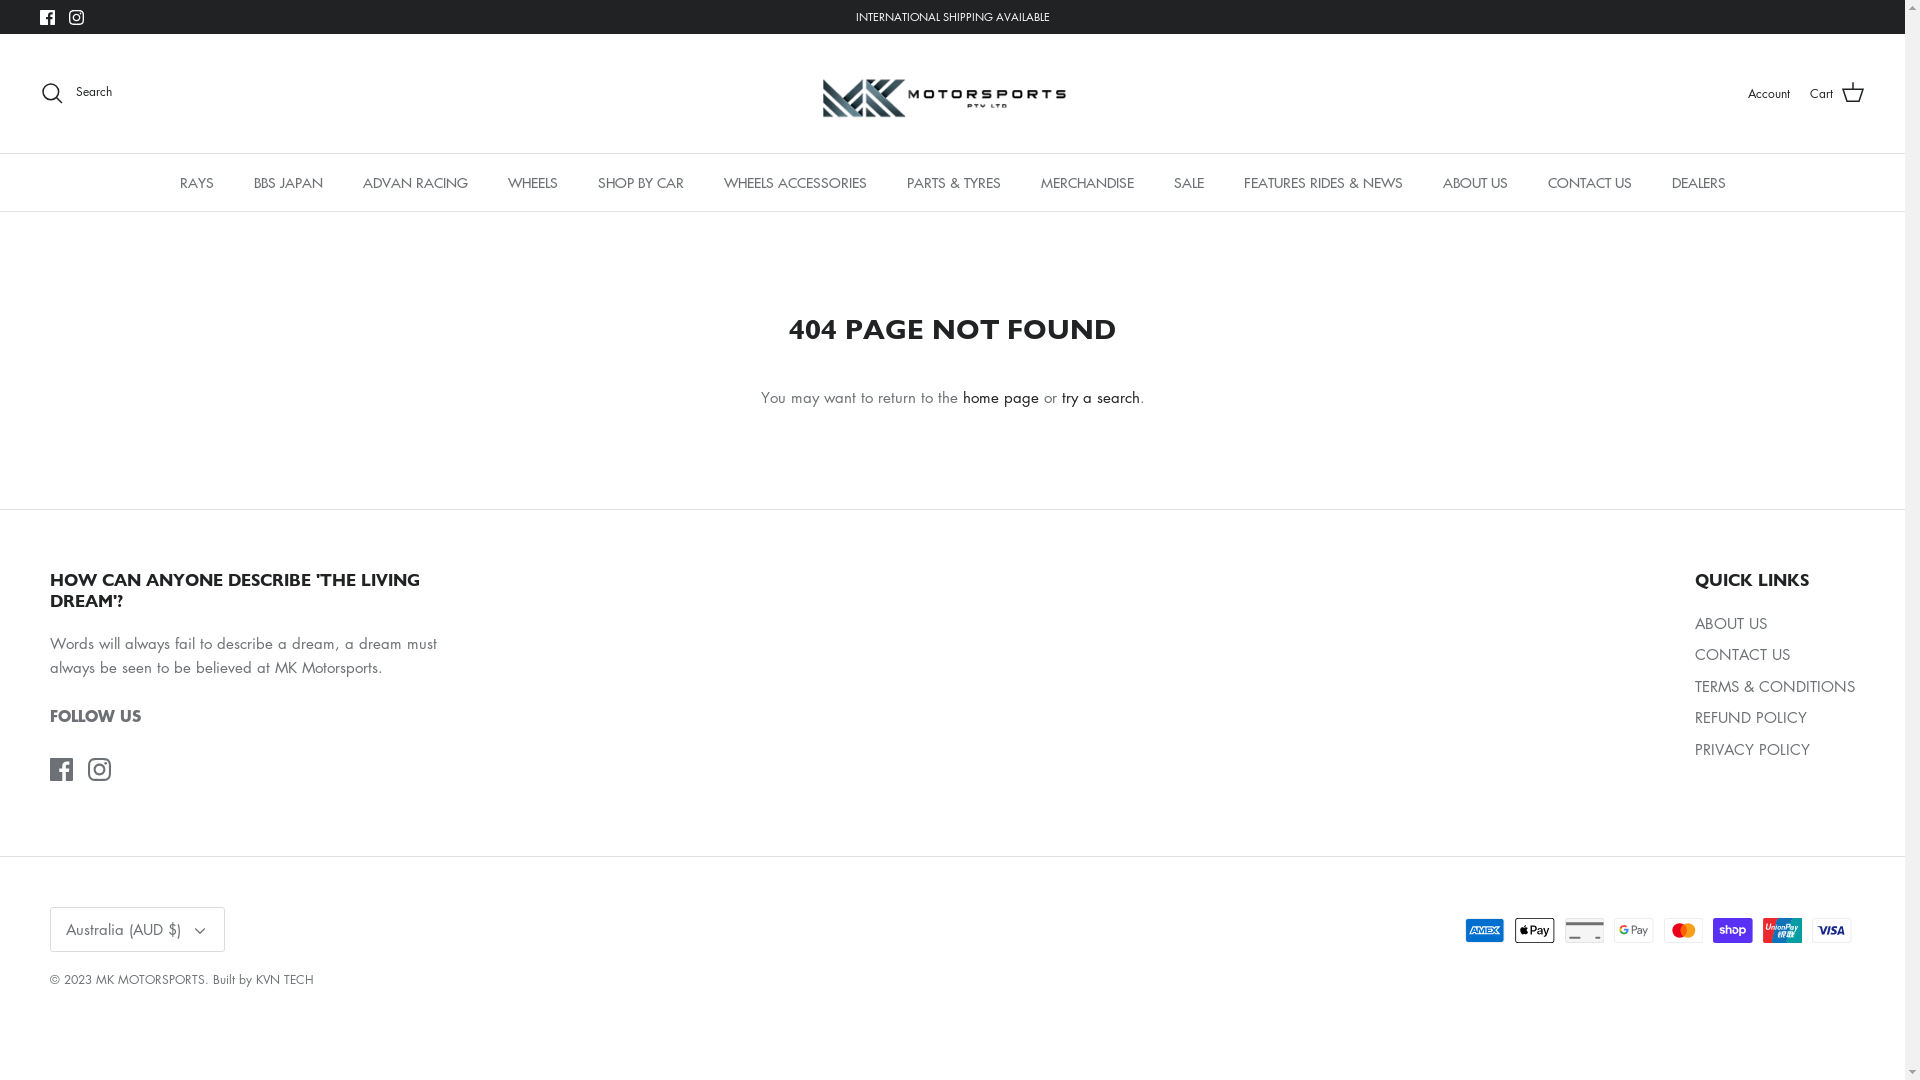 This screenshot has height=1080, width=1920. Describe the element at coordinates (641, 182) in the screenshot. I see `'SHOP BY CAR'` at that location.